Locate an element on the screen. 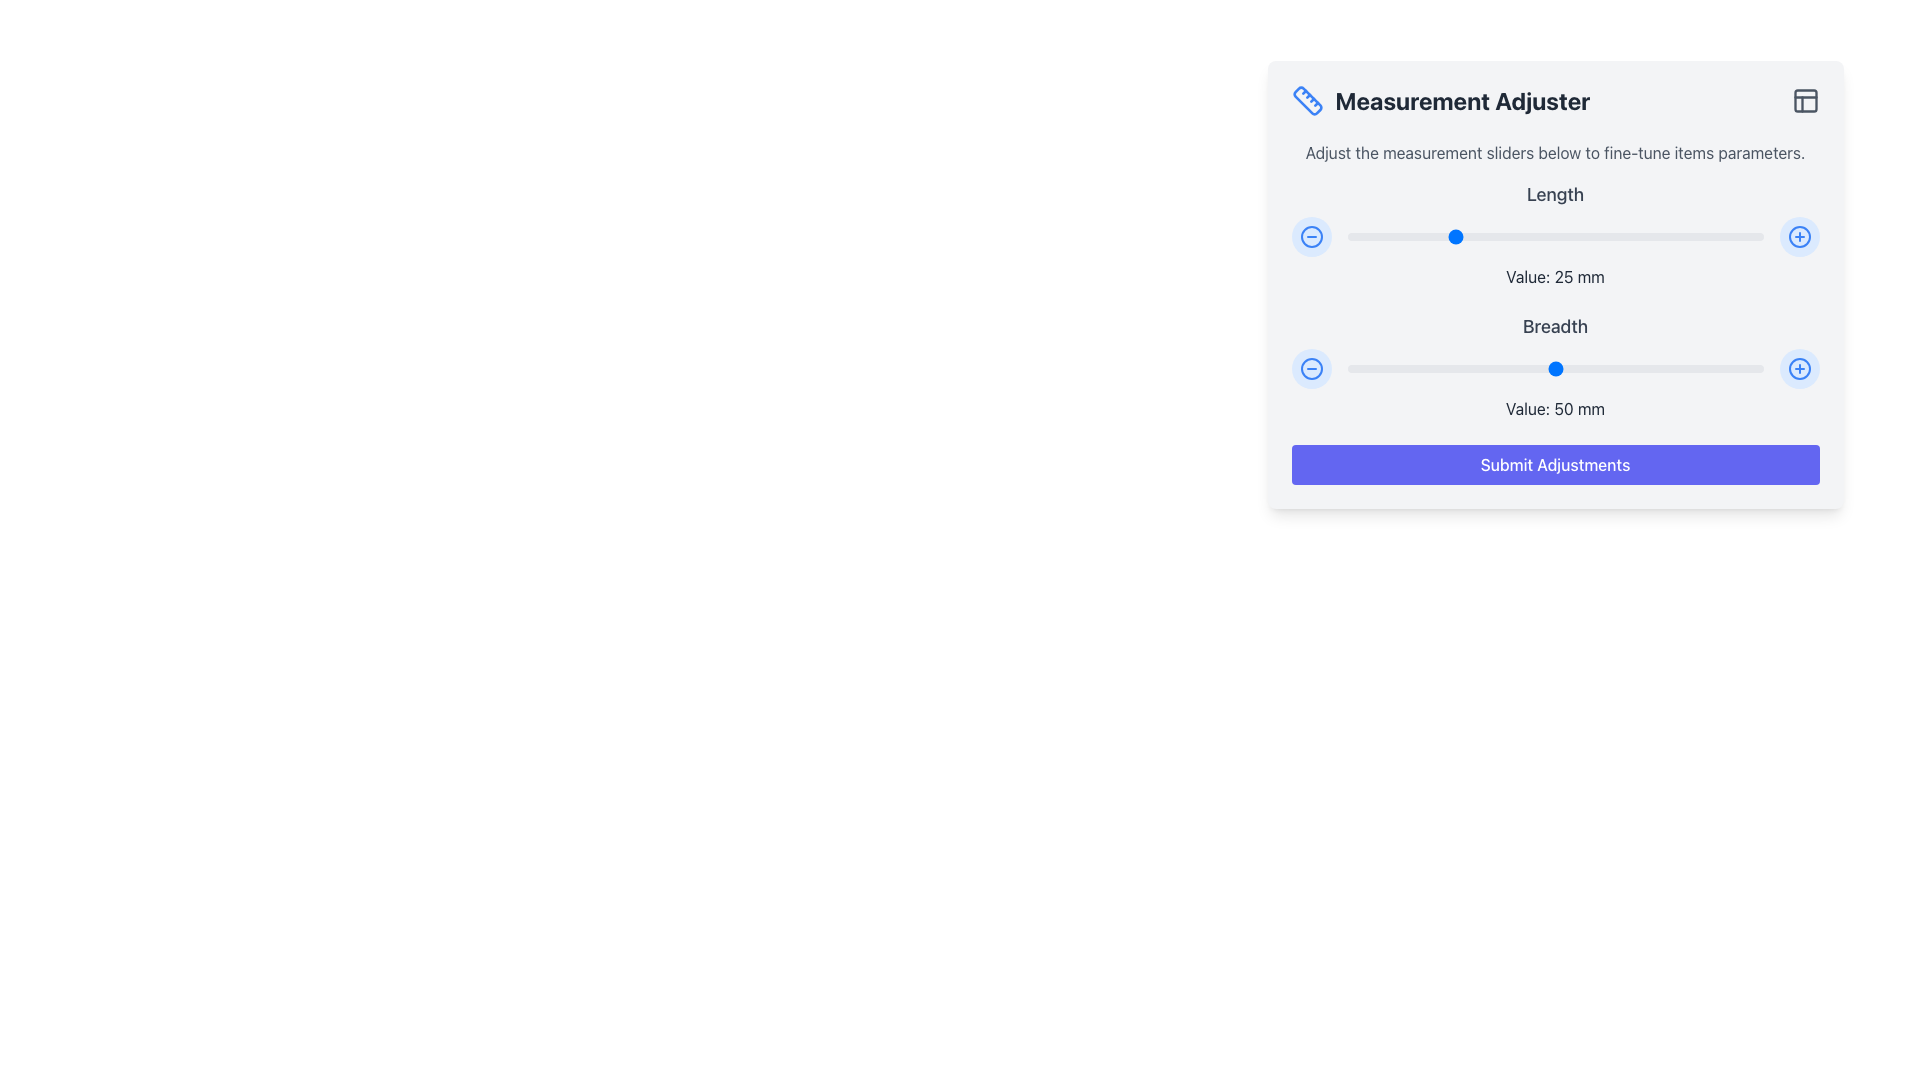  the length value is located at coordinates (1729, 235).